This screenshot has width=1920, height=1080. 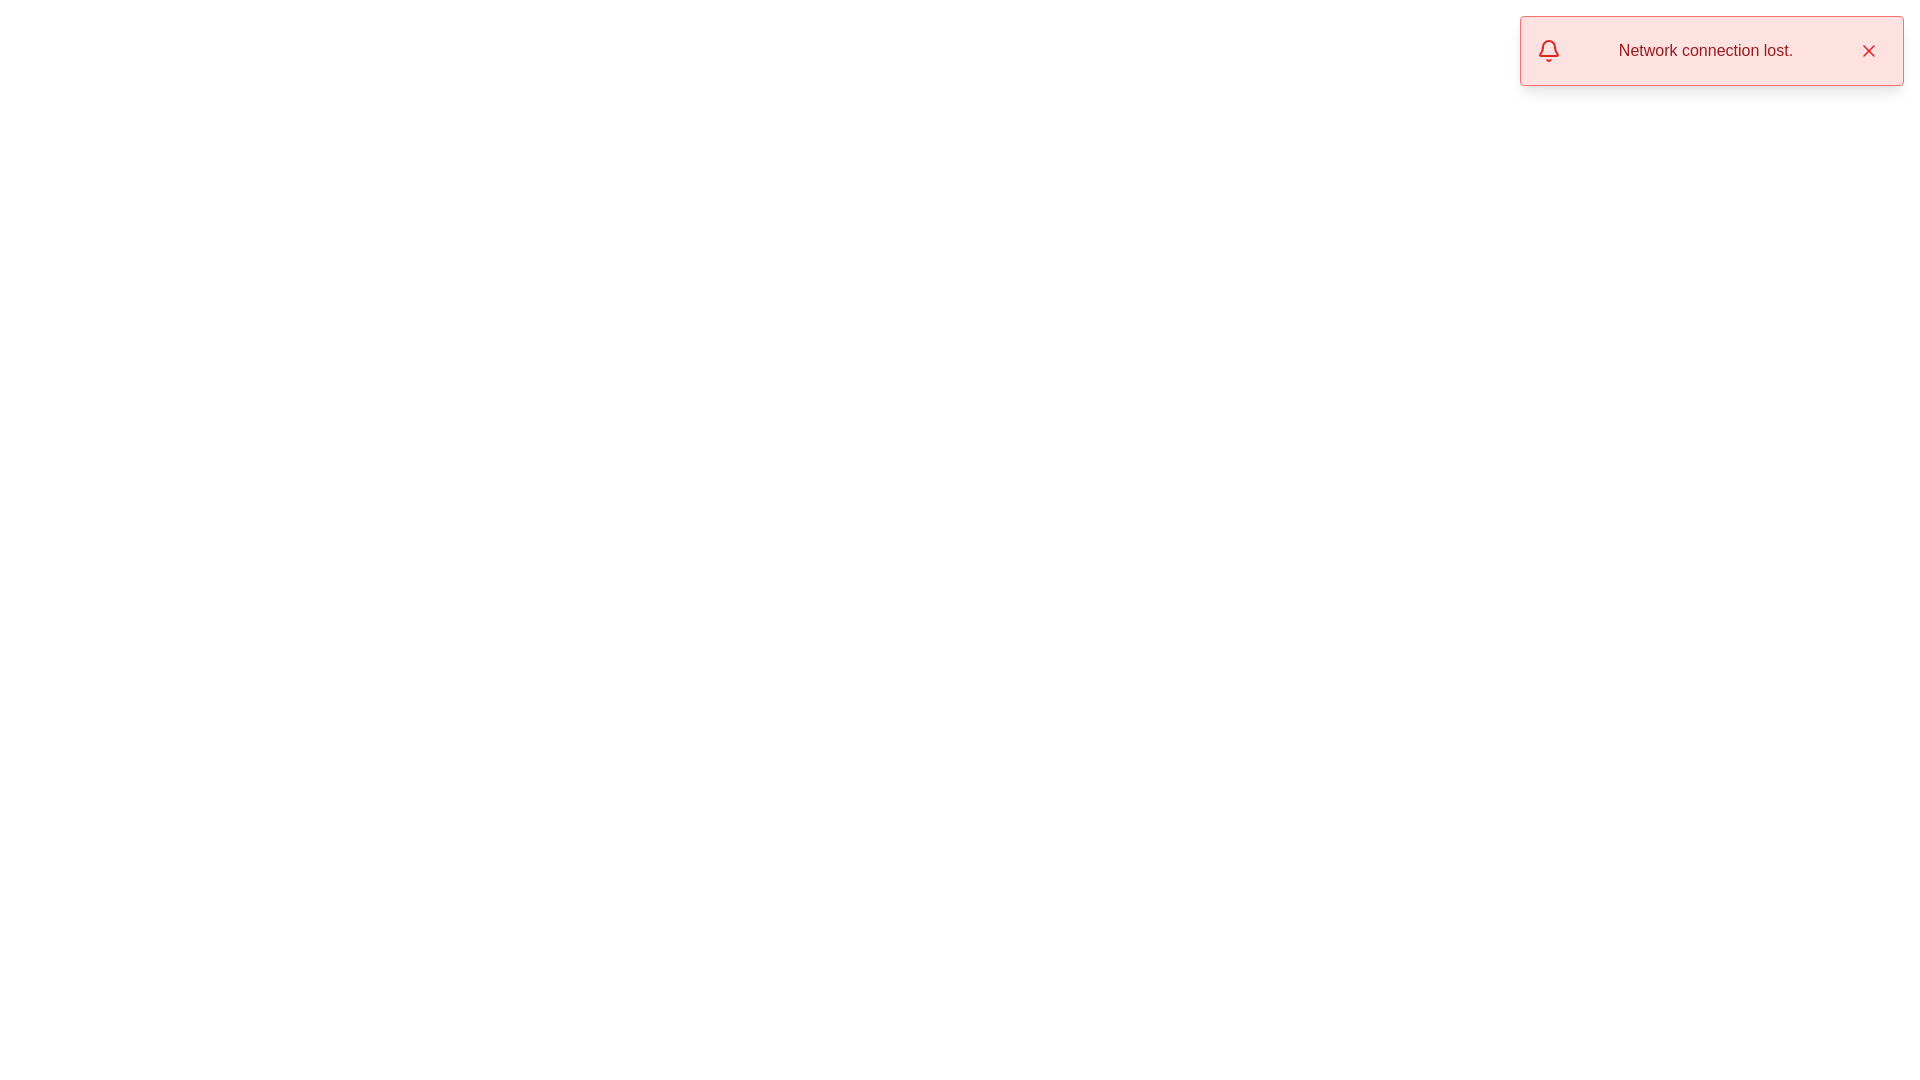 What do you see at coordinates (1867, 49) in the screenshot?
I see `the red 'X' Close button represented as an SVG graphic` at bounding box center [1867, 49].